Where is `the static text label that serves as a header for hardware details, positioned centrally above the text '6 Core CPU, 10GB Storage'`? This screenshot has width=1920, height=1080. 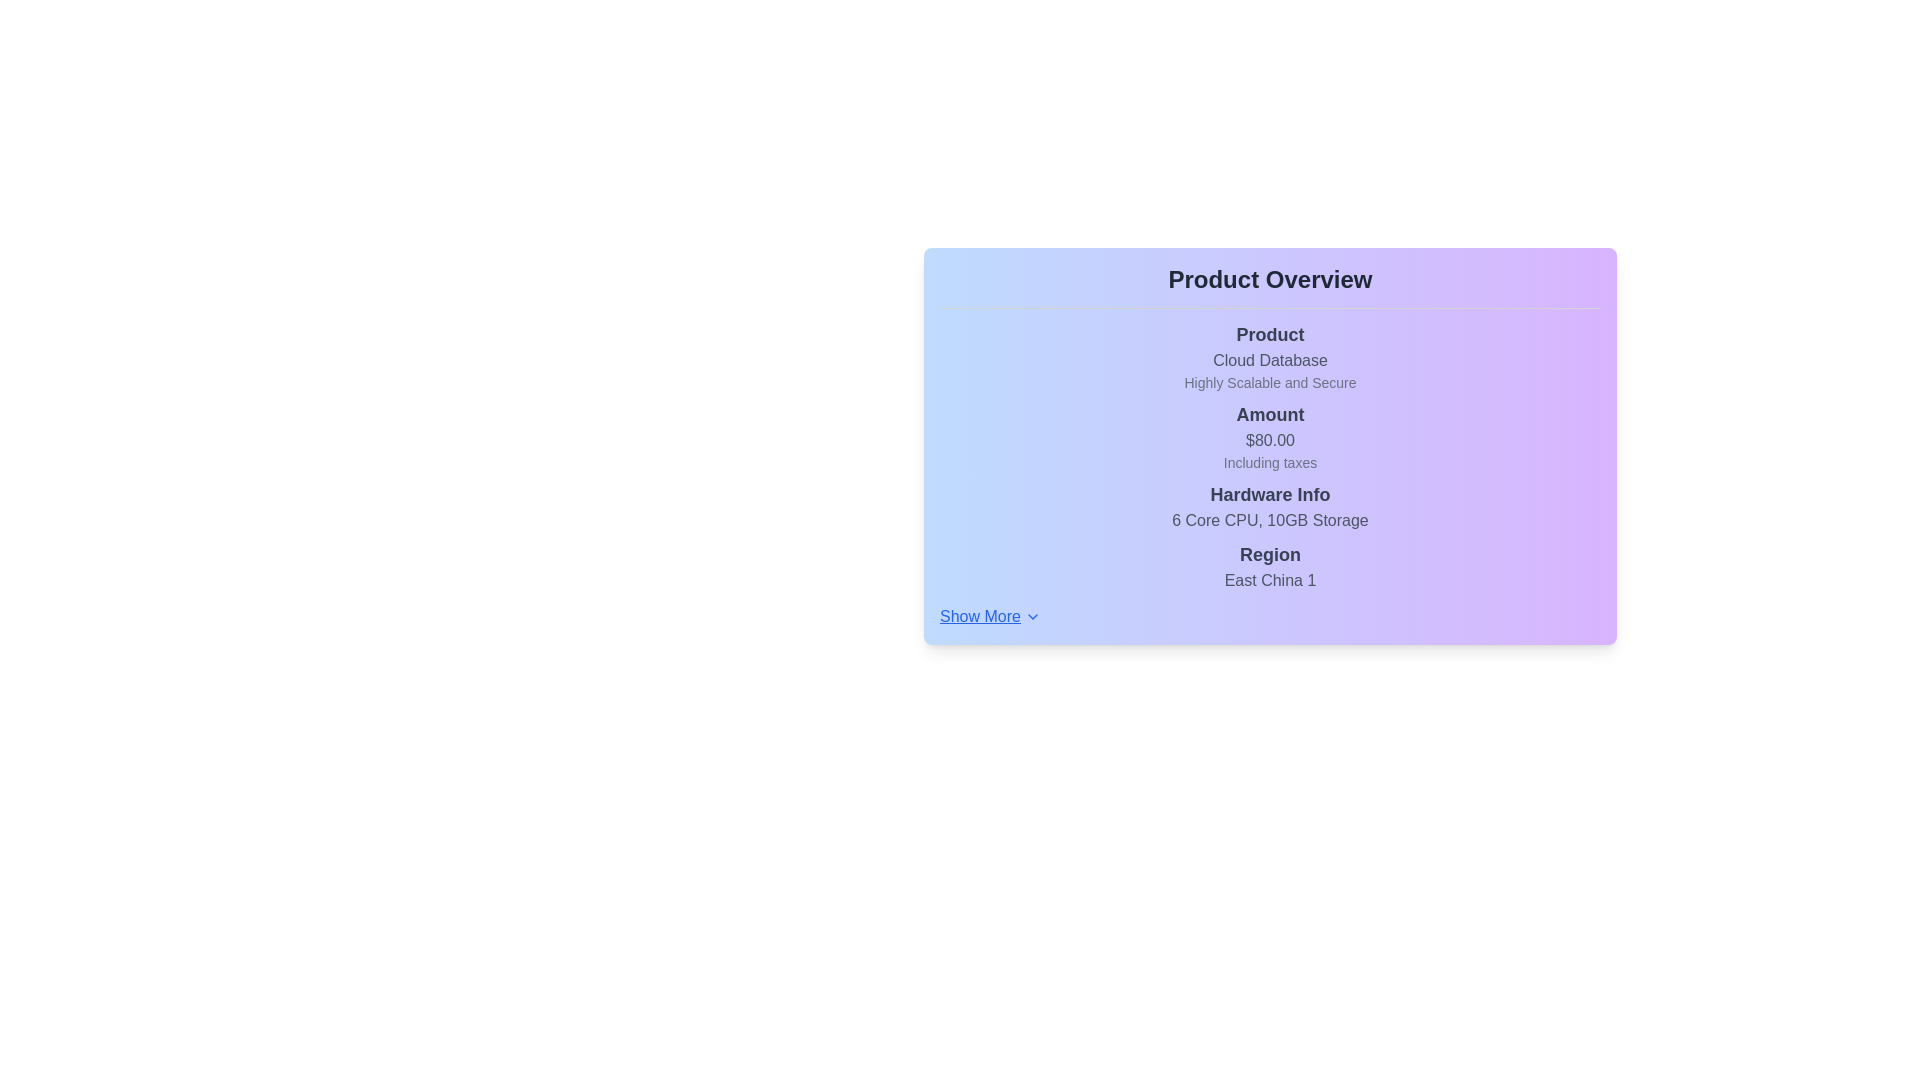 the static text label that serves as a header for hardware details, positioned centrally above the text '6 Core CPU, 10GB Storage' is located at coordinates (1269, 494).